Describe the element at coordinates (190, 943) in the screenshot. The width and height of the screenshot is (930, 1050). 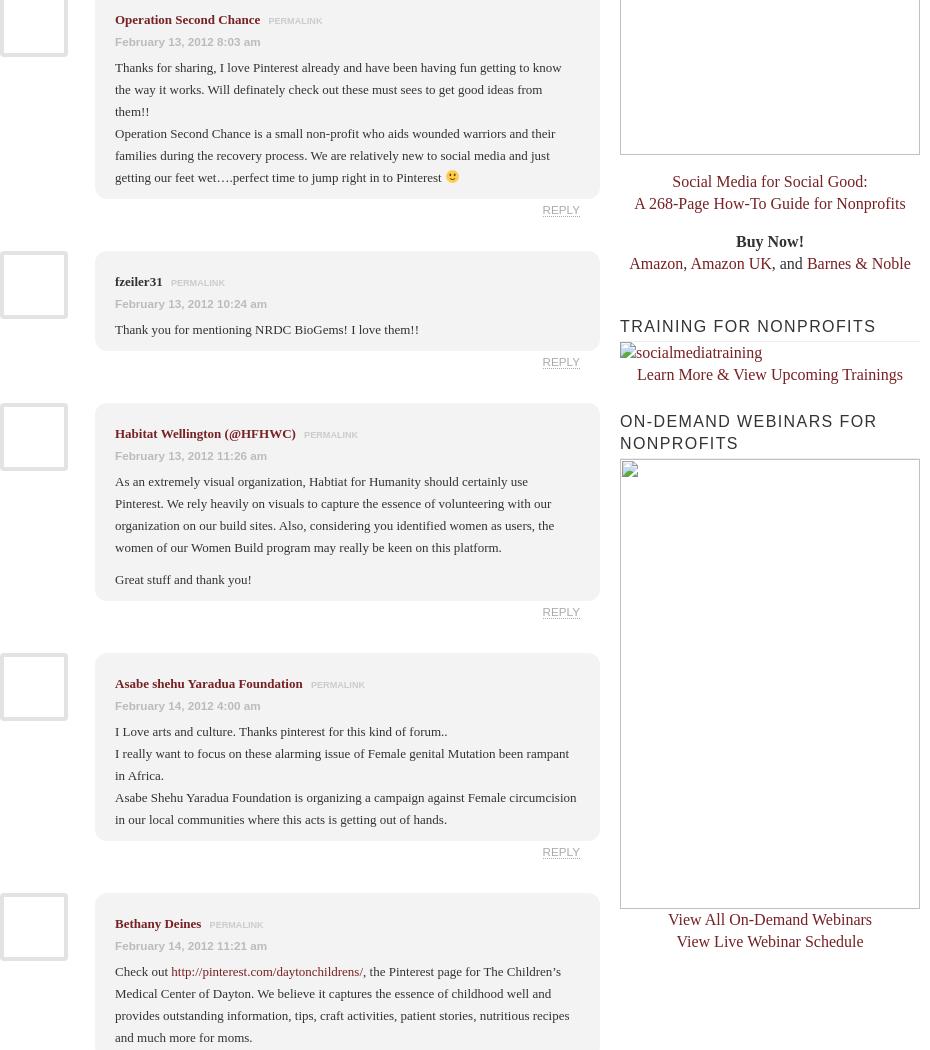
I see `'February 14, 2012 11:21 am'` at that location.